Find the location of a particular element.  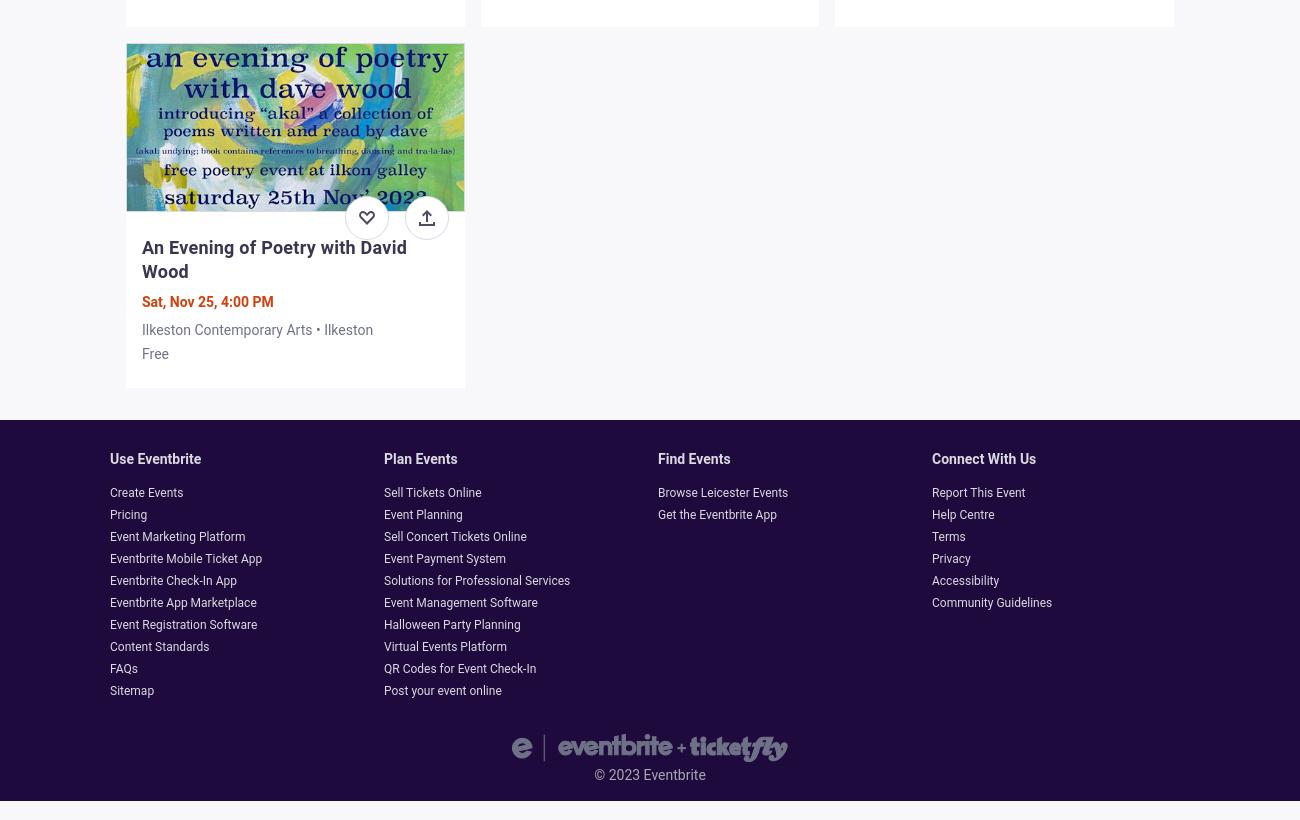

'Pricing' is located at coordinates (127, 513).